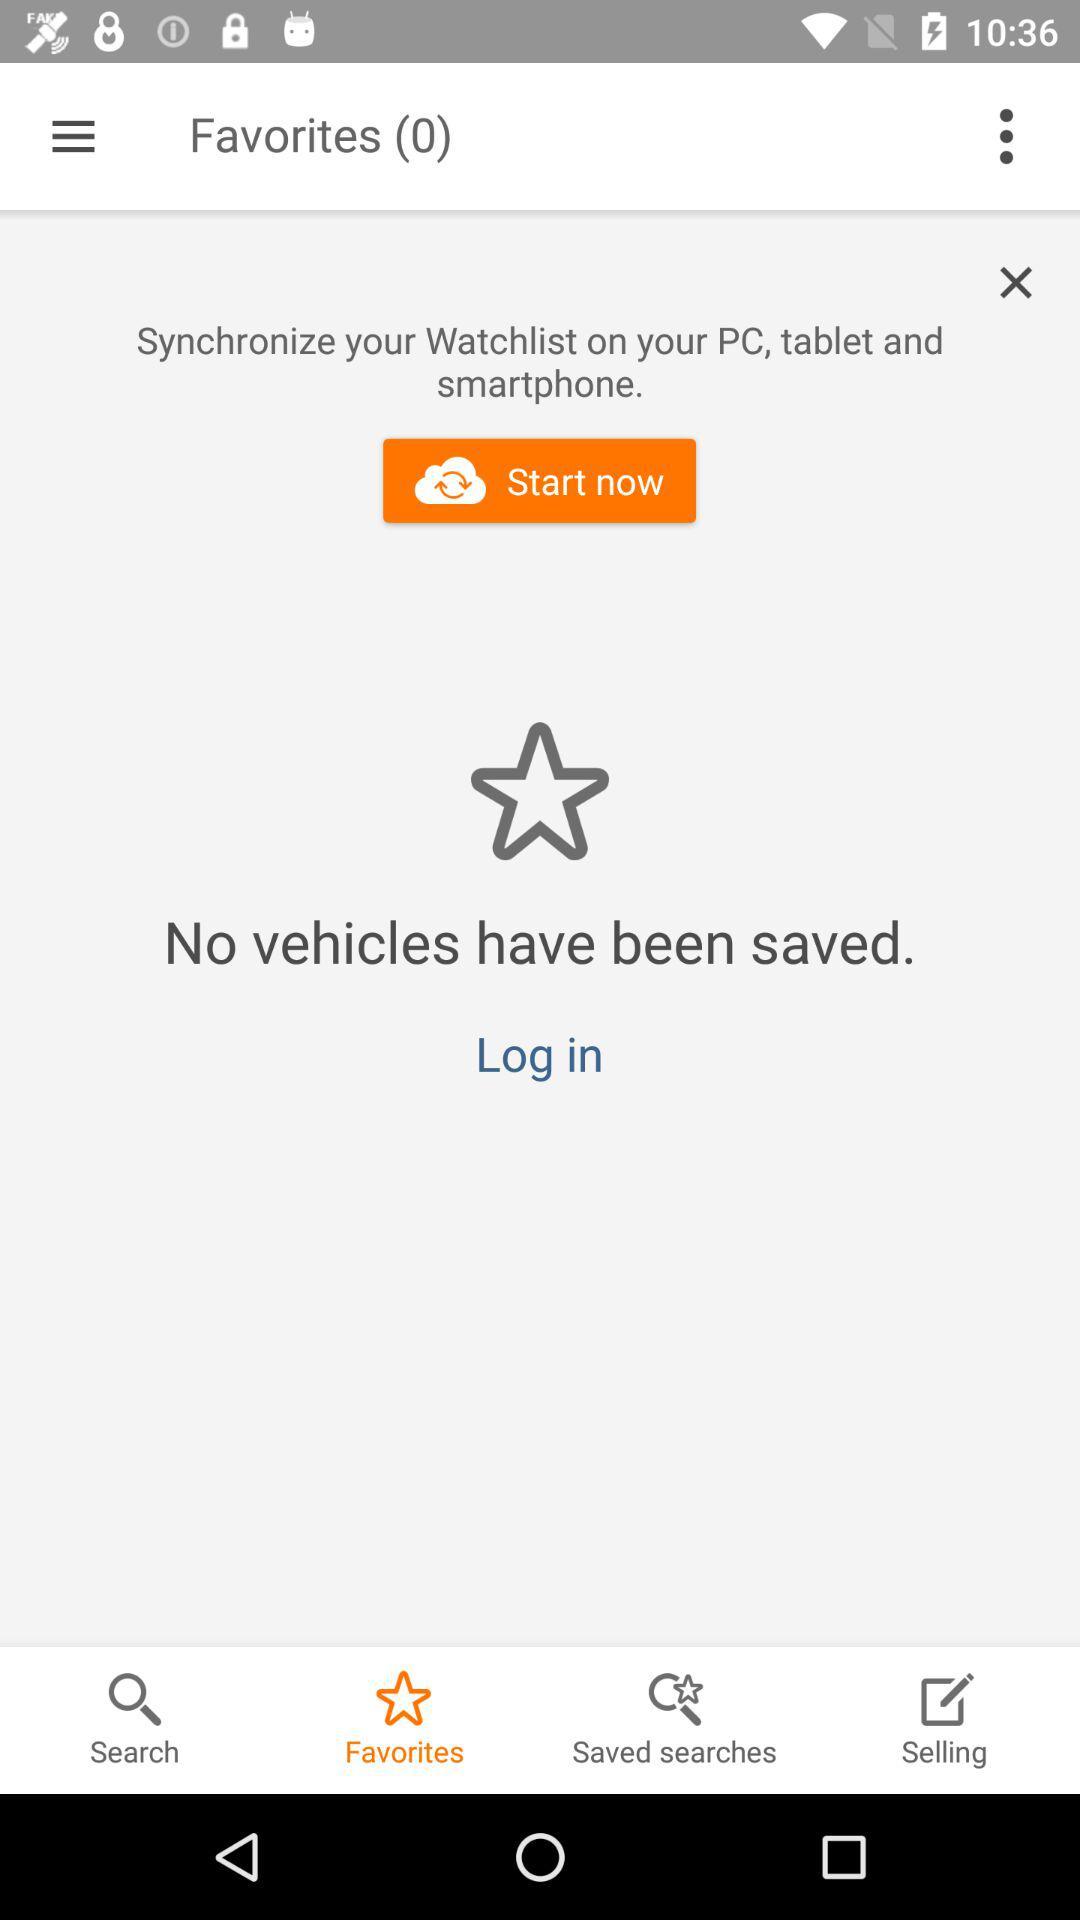 The height and width of the screenshot is (1920, 1080). I want to click on the item next to favorites (0), so click(72, 135).